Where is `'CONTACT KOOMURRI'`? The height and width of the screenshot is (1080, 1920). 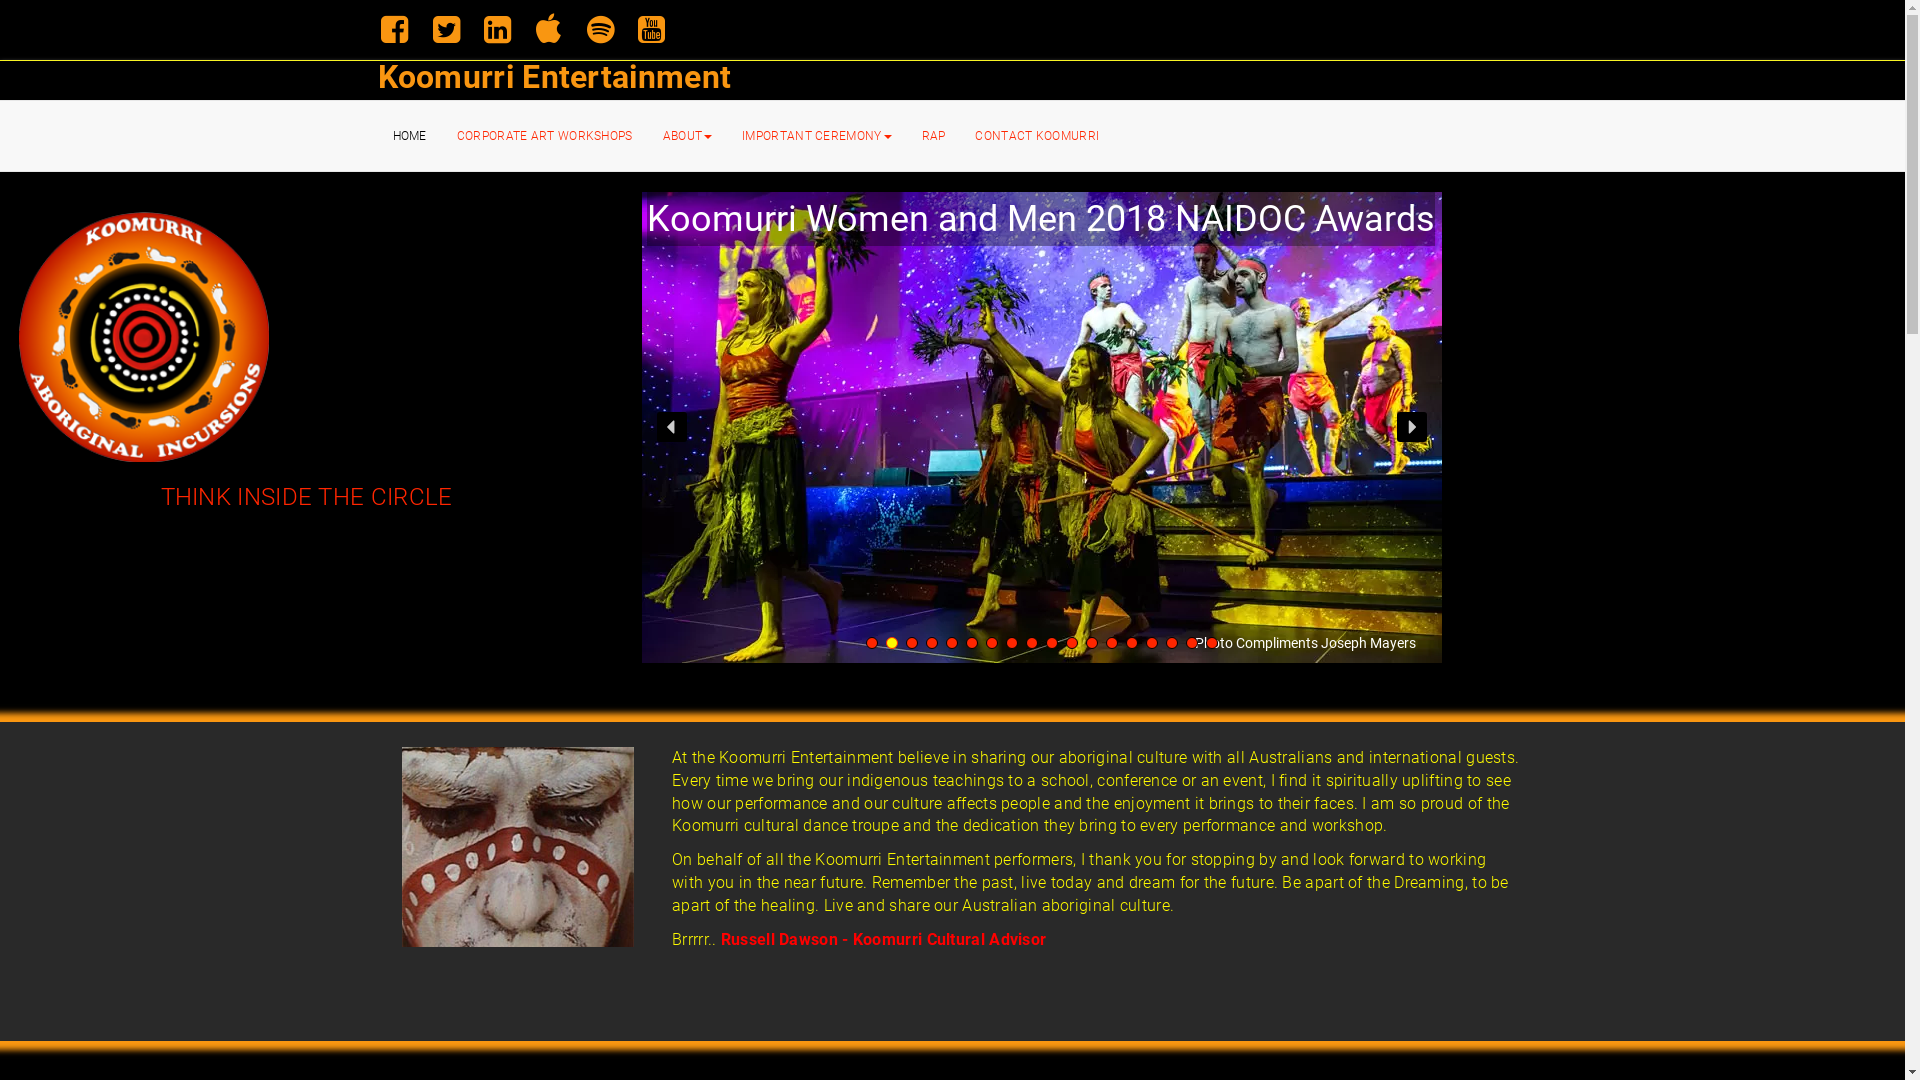 'CONTACT KOOMURRI' is located at coordinates (1036, 135).